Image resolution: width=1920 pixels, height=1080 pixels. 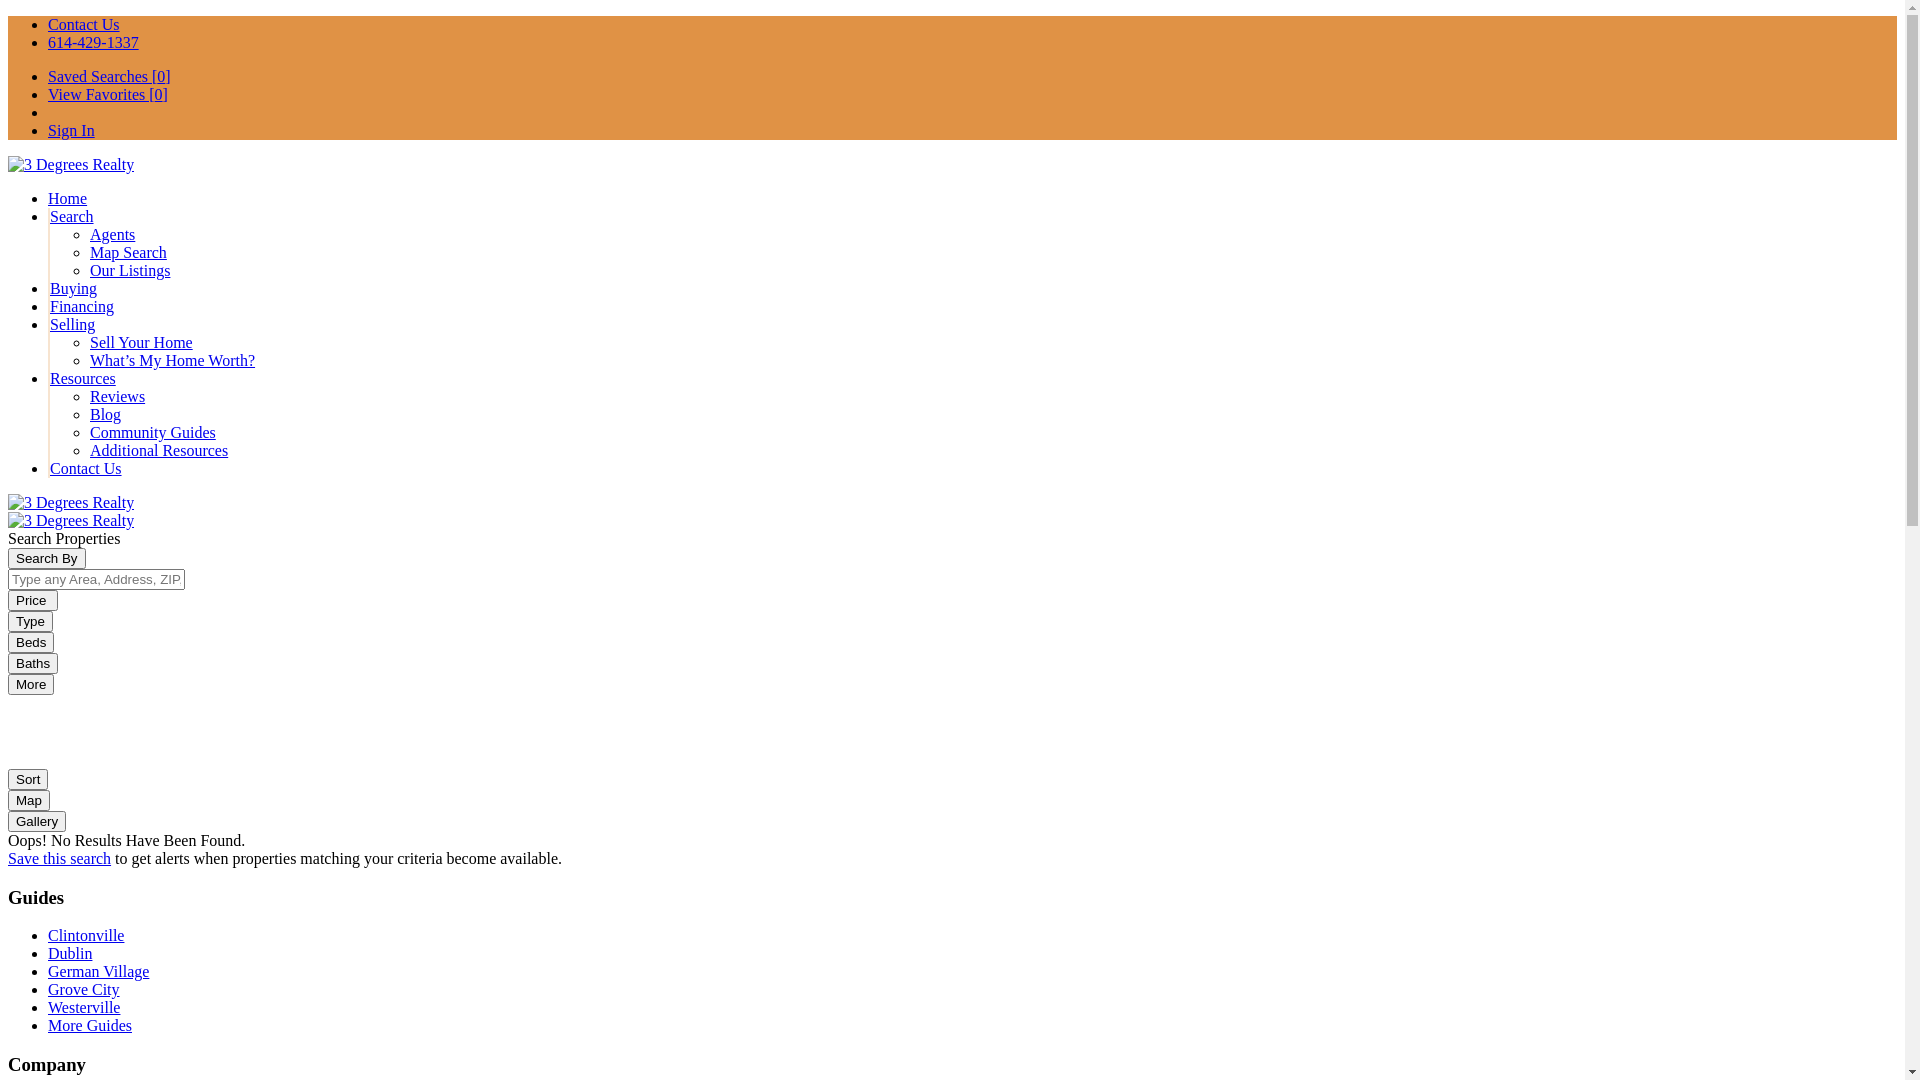 I want to click on 'Gallery', so click(x=37, y=820).